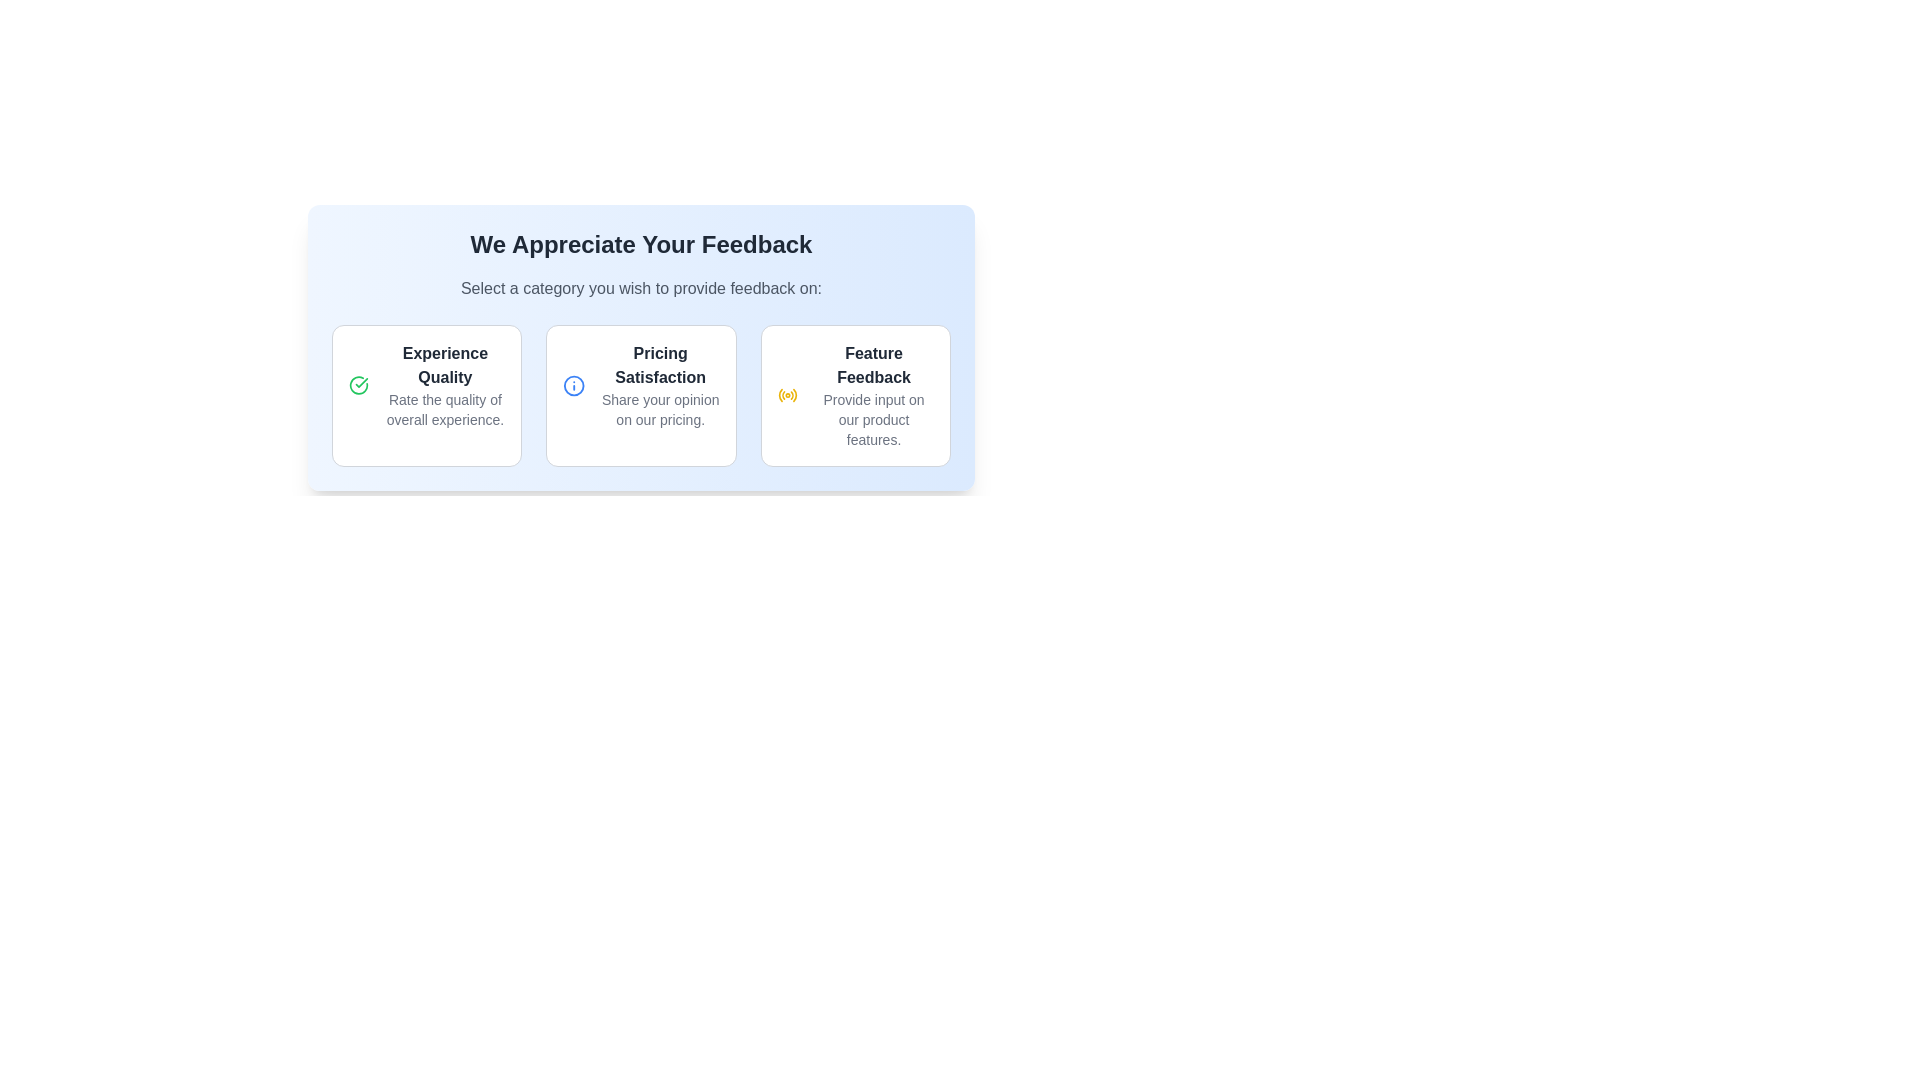 This screenshot has width=1920, height=1080. Describe the element at coordinates (873, 396) in the screenshot. I see `the static text element that serves as the third feedback category option, which provides a category for user feedback focused on product features, located to the right of the 'Pricing Satisfaction' option` at that location.